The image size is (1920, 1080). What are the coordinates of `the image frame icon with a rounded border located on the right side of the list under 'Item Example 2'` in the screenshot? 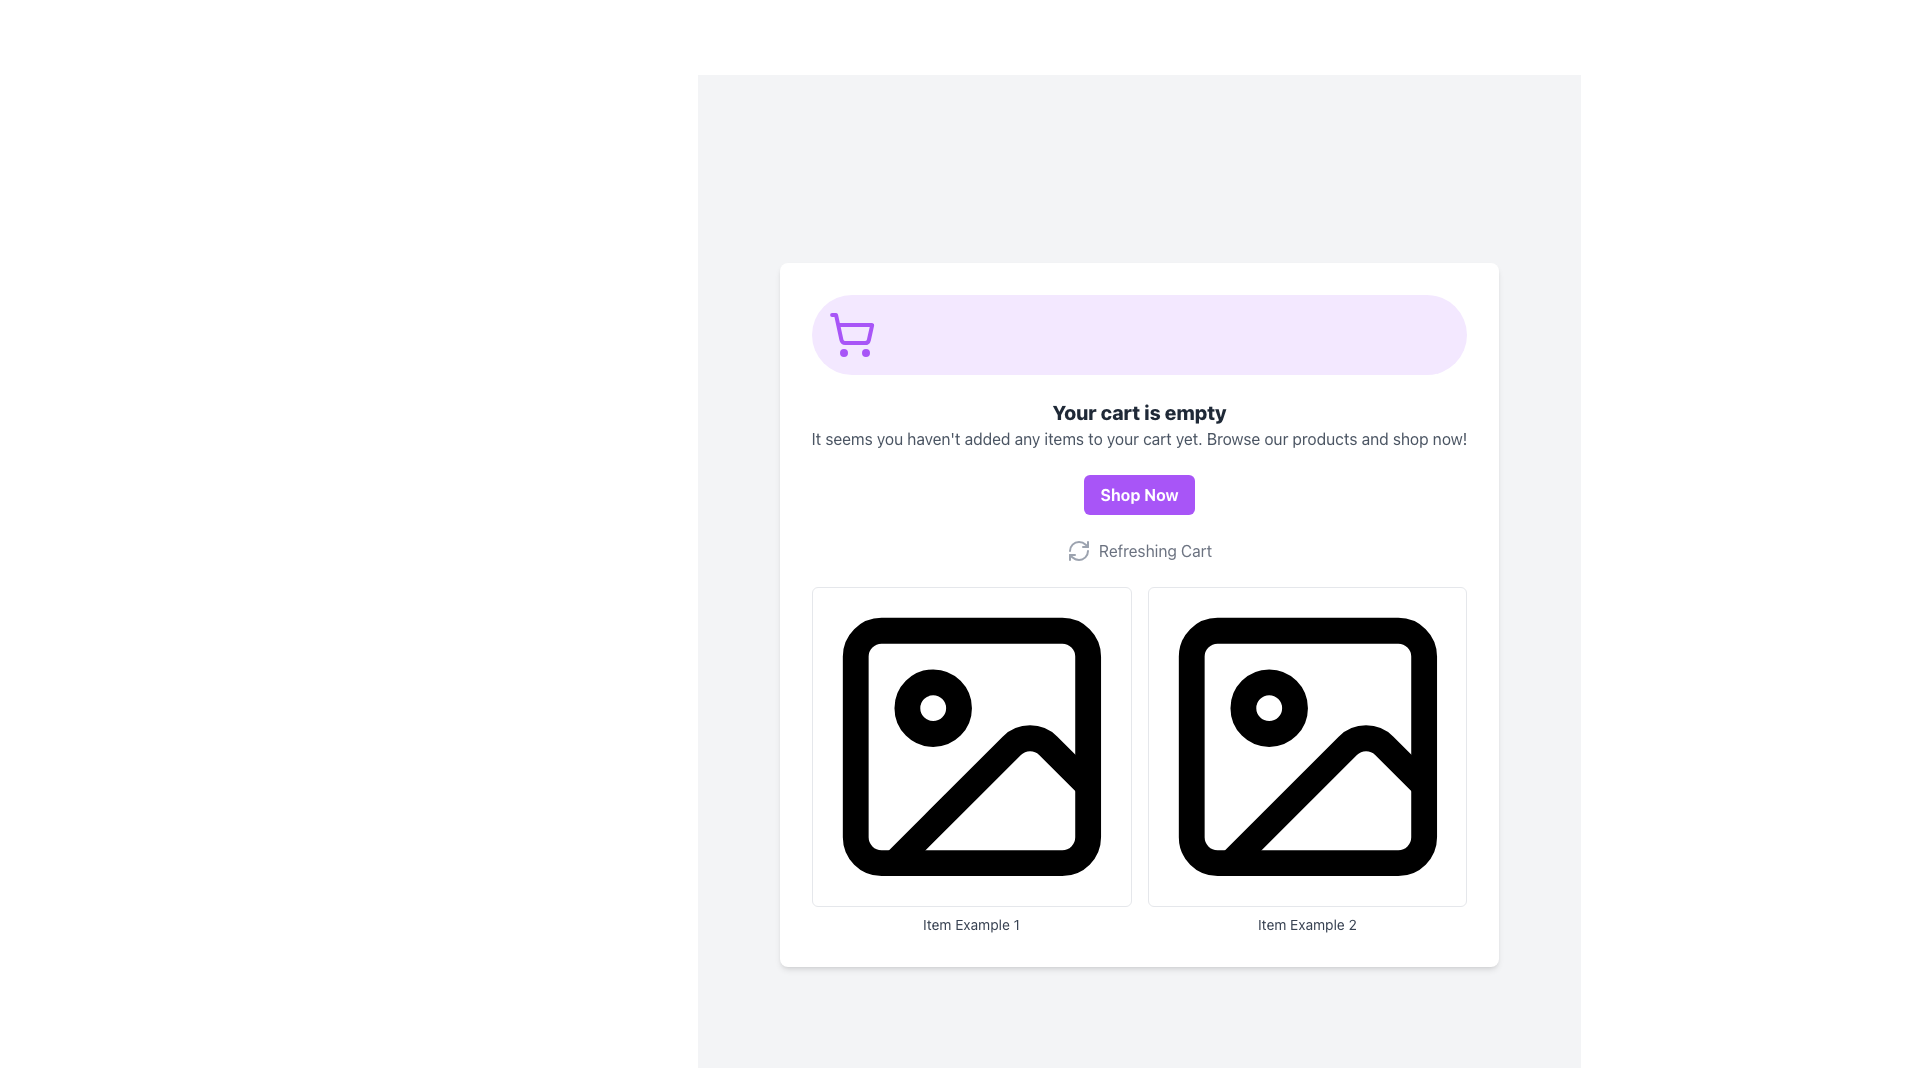 It's located at (1307, 747).